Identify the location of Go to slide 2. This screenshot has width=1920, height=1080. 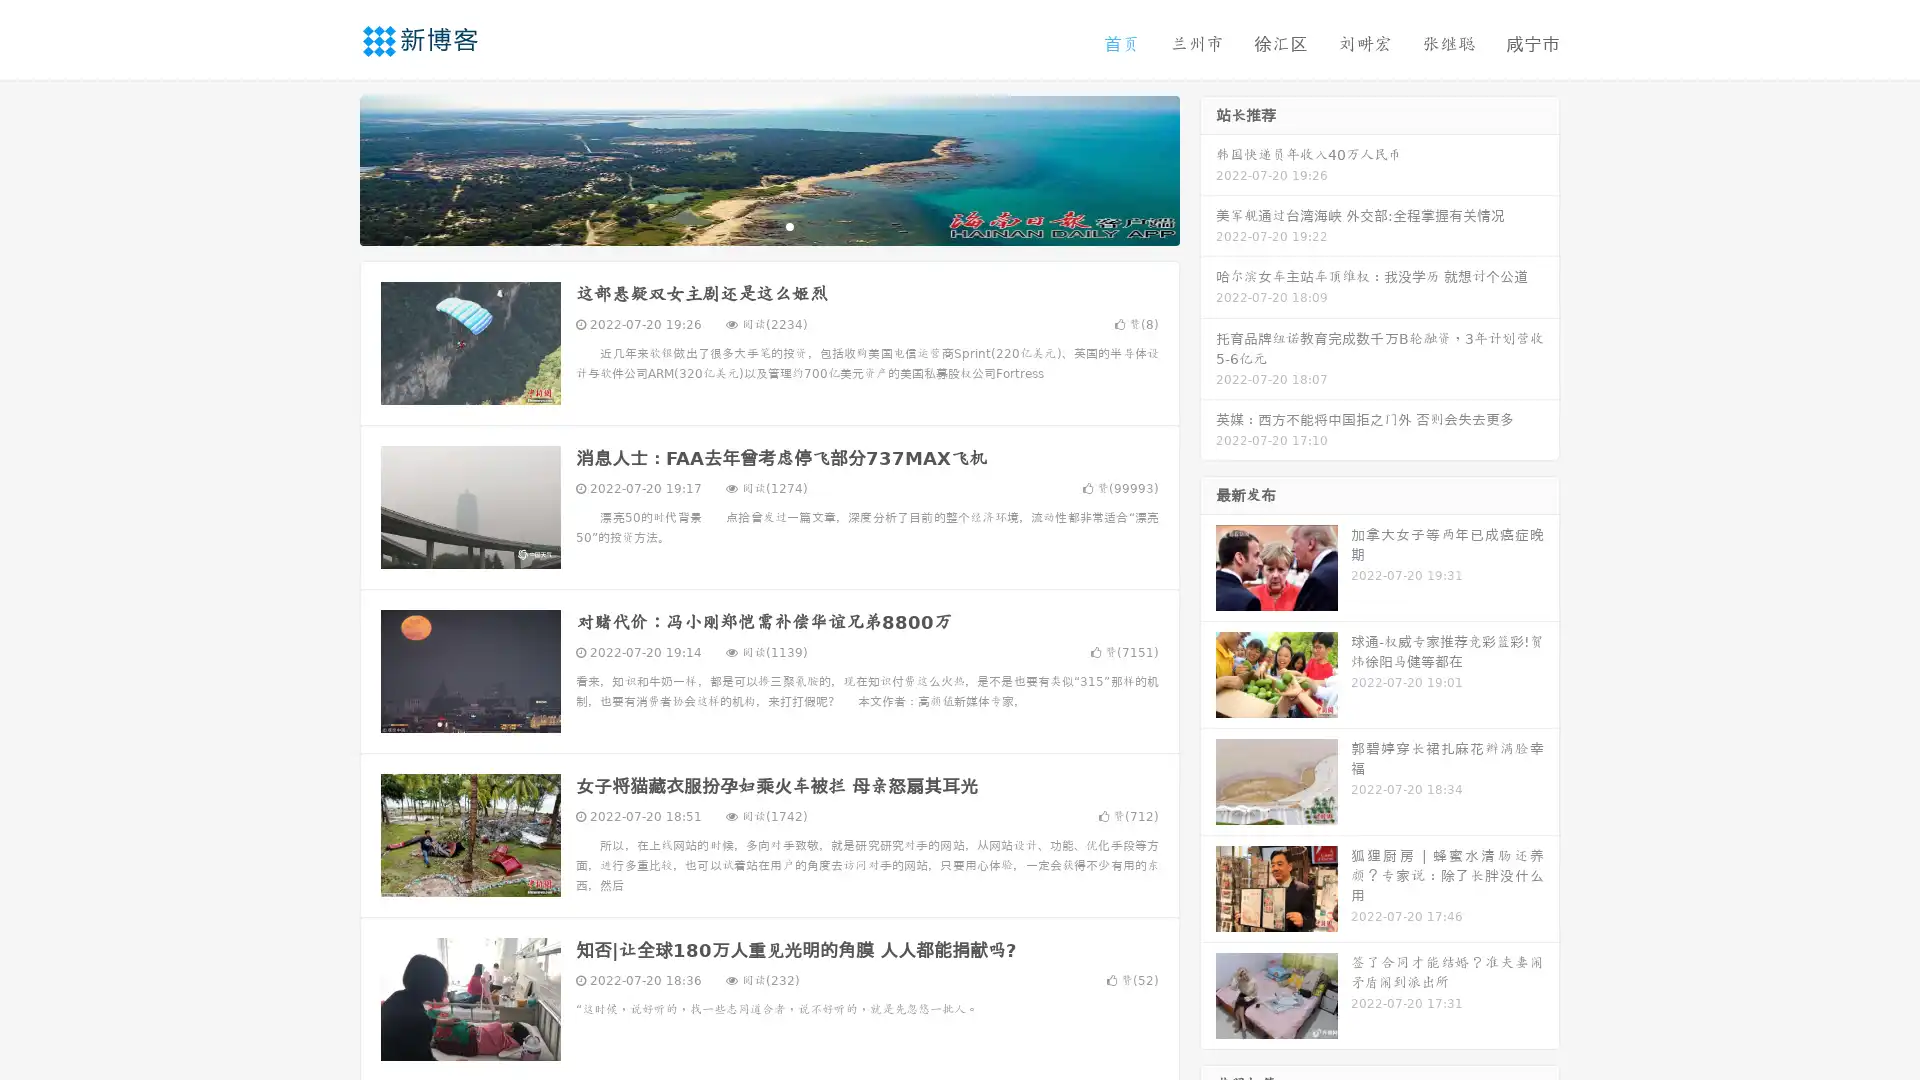
(768, 225).